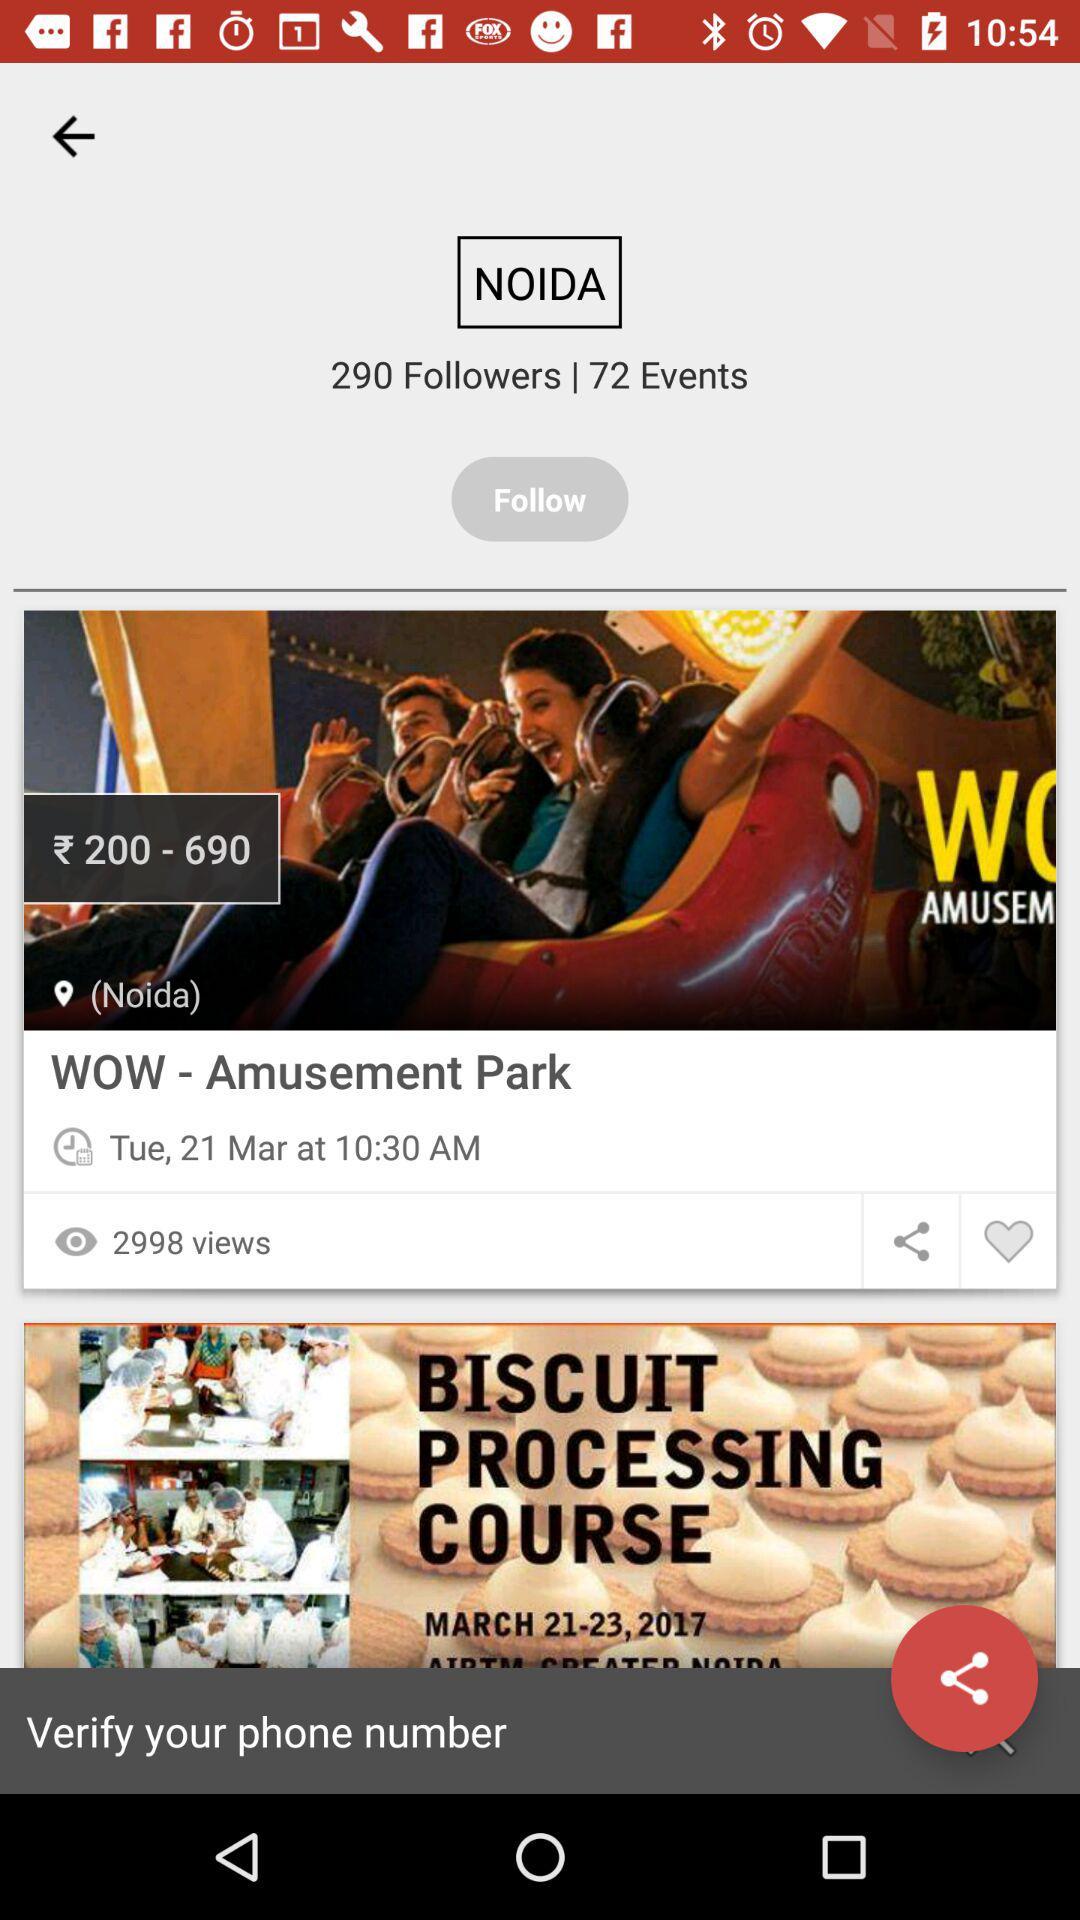 Image resolution: width=1080 pixels, height=1920 pixels. I want to click on follow which is above the image, so click(540, 499).